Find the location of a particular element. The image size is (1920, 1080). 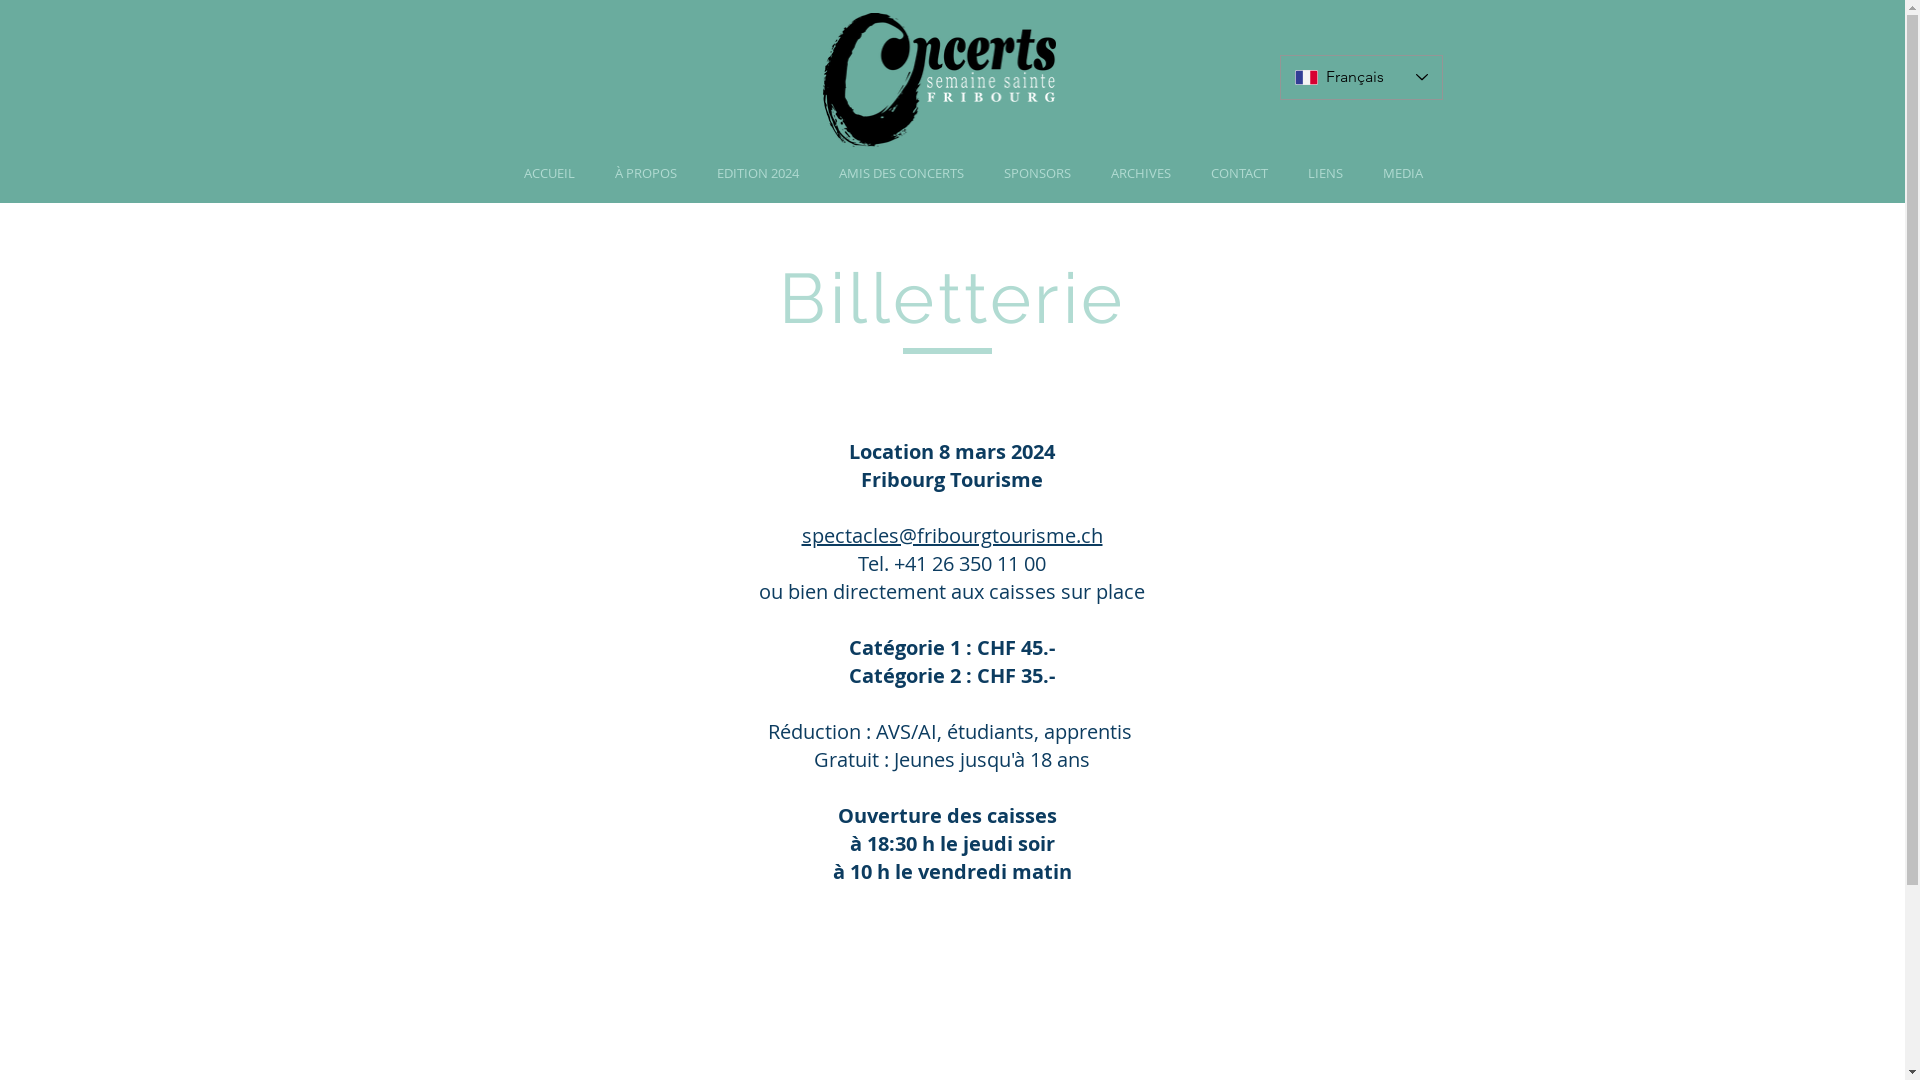

'ACCUEIL' is located at coordinates (549, 172).